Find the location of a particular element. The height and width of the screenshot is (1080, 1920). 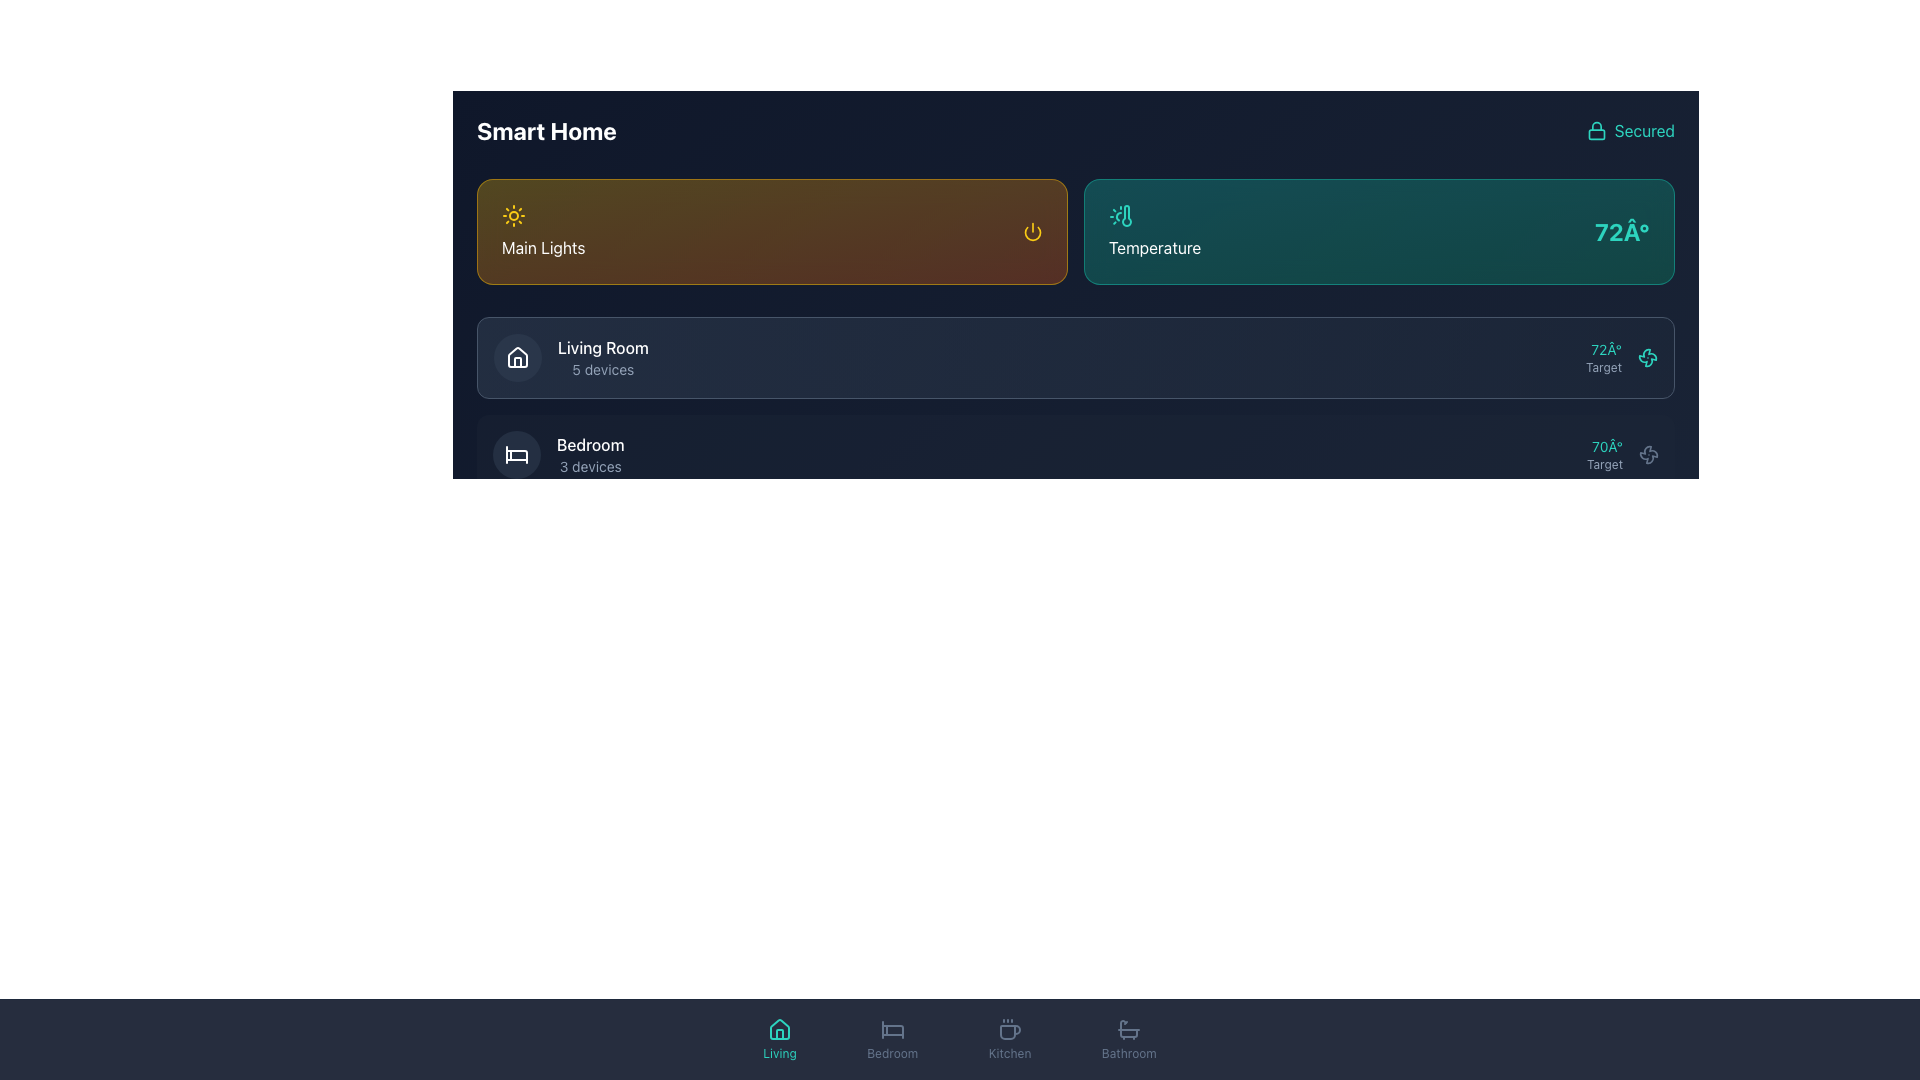

the temperature setting display located in the top-right corner of the bottom panel is located at coordinates (1603, 357).